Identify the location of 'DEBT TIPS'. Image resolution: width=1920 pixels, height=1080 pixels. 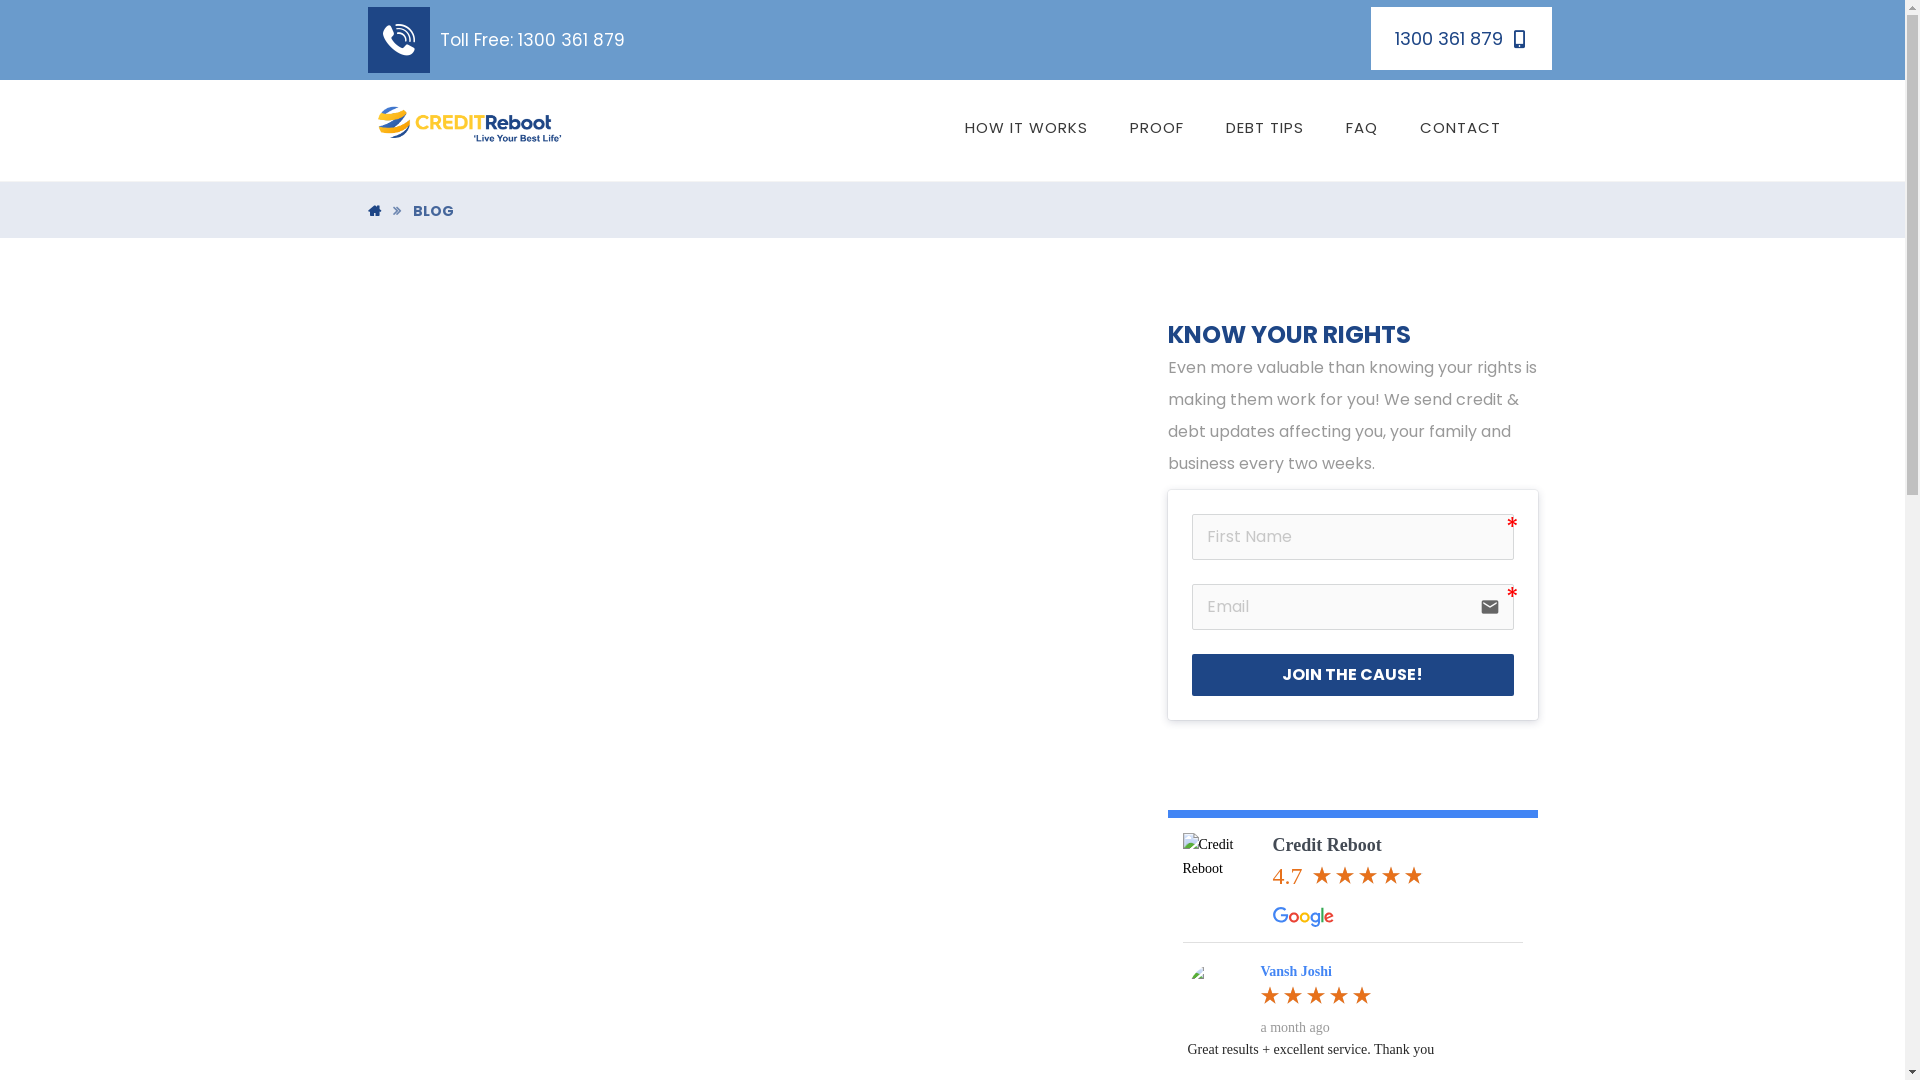
(1264, 127).